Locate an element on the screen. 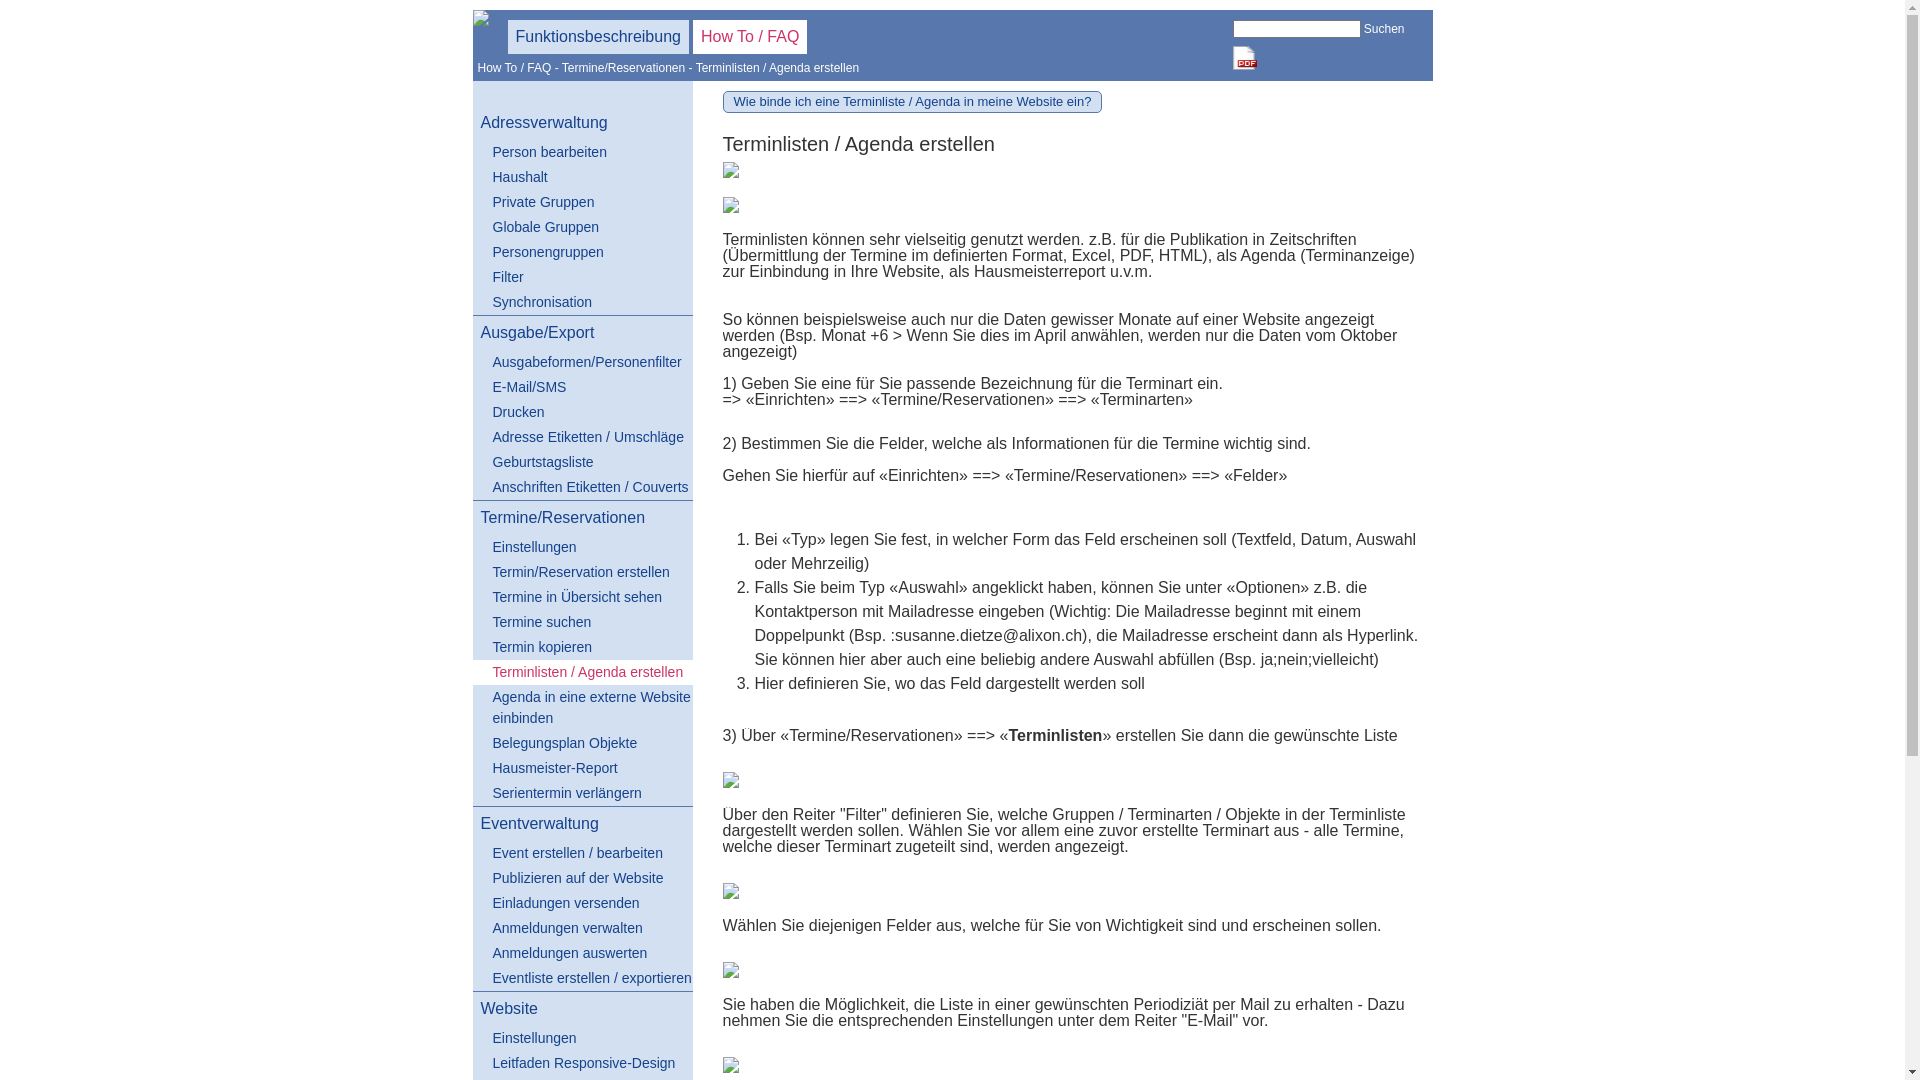 This screenshot has width=1920, height=1080. 'Anmeldungen auswerten' is located at coordinates (580, 952).